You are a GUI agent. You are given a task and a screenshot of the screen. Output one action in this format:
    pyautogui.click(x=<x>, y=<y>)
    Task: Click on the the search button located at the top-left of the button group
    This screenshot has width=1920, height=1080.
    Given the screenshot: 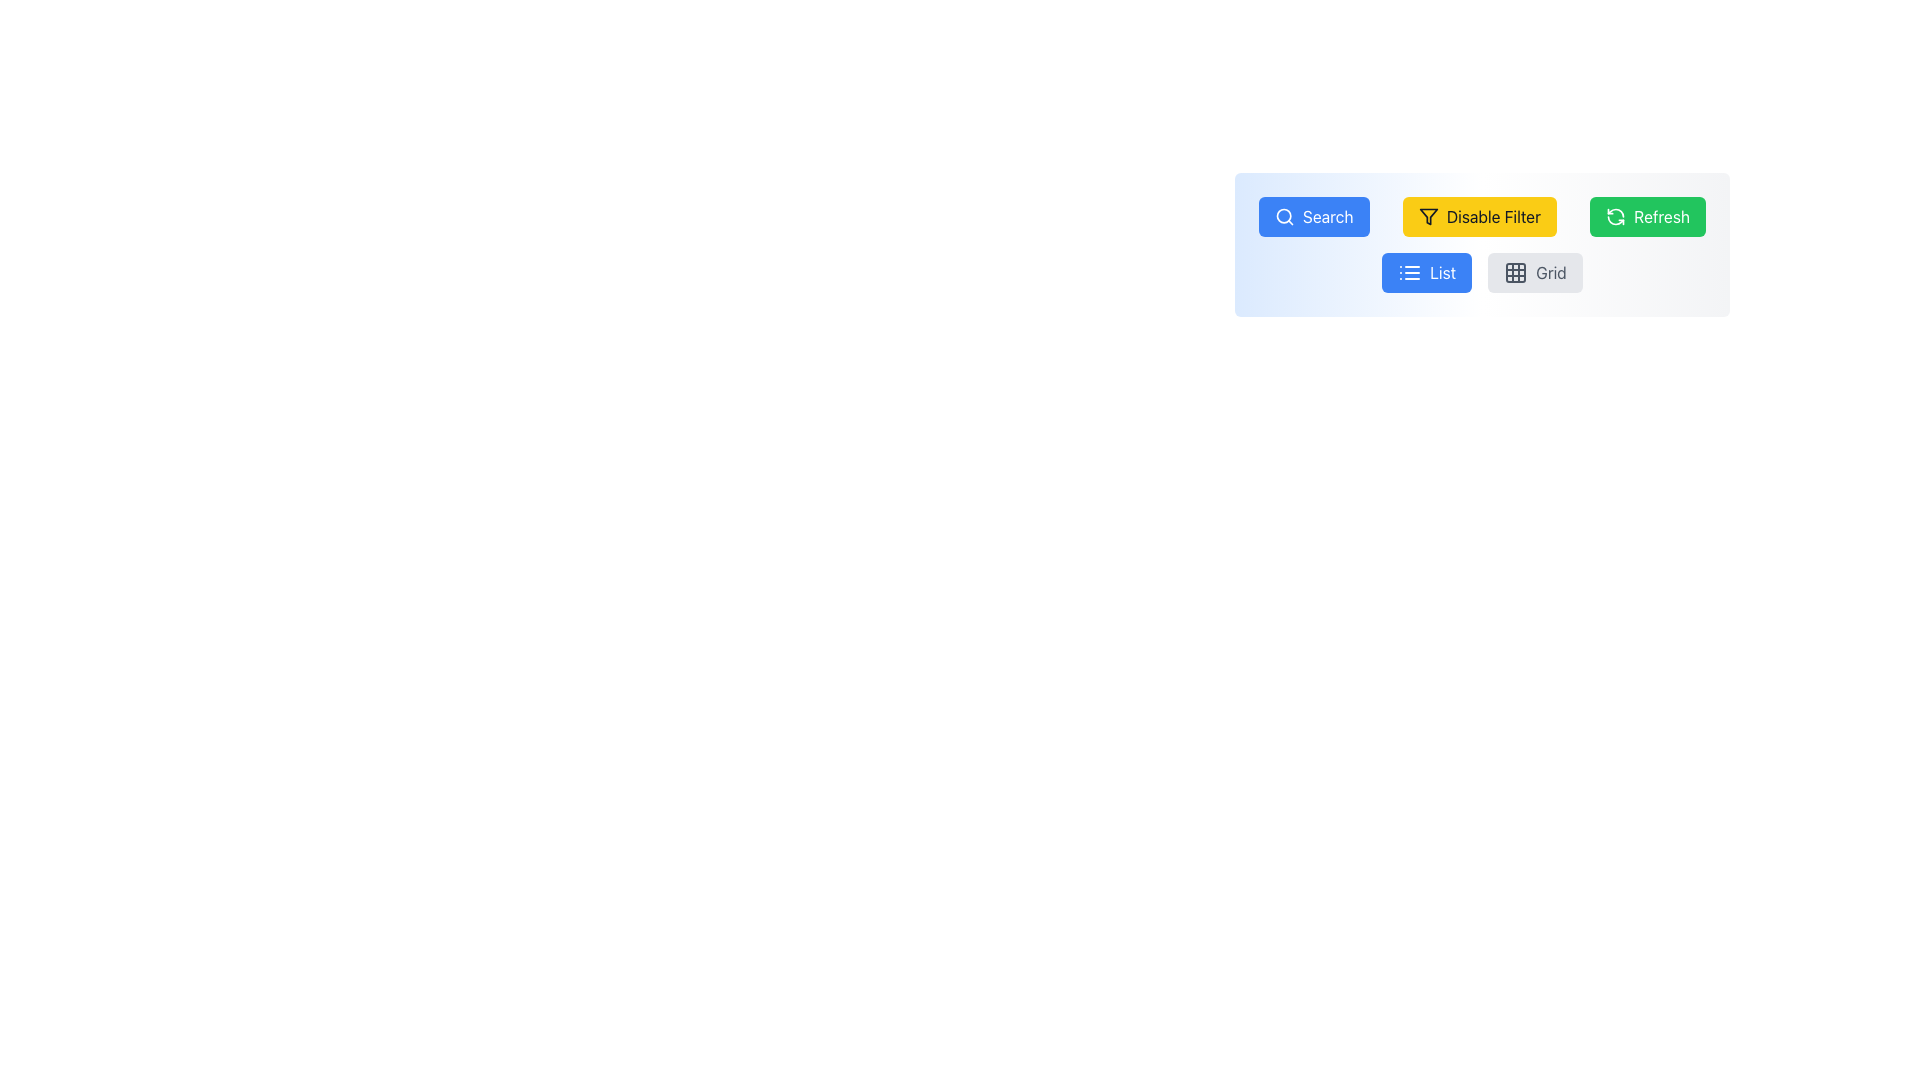 What is the action you would take?
    pyautogui.click(x=1314, y=216)
    